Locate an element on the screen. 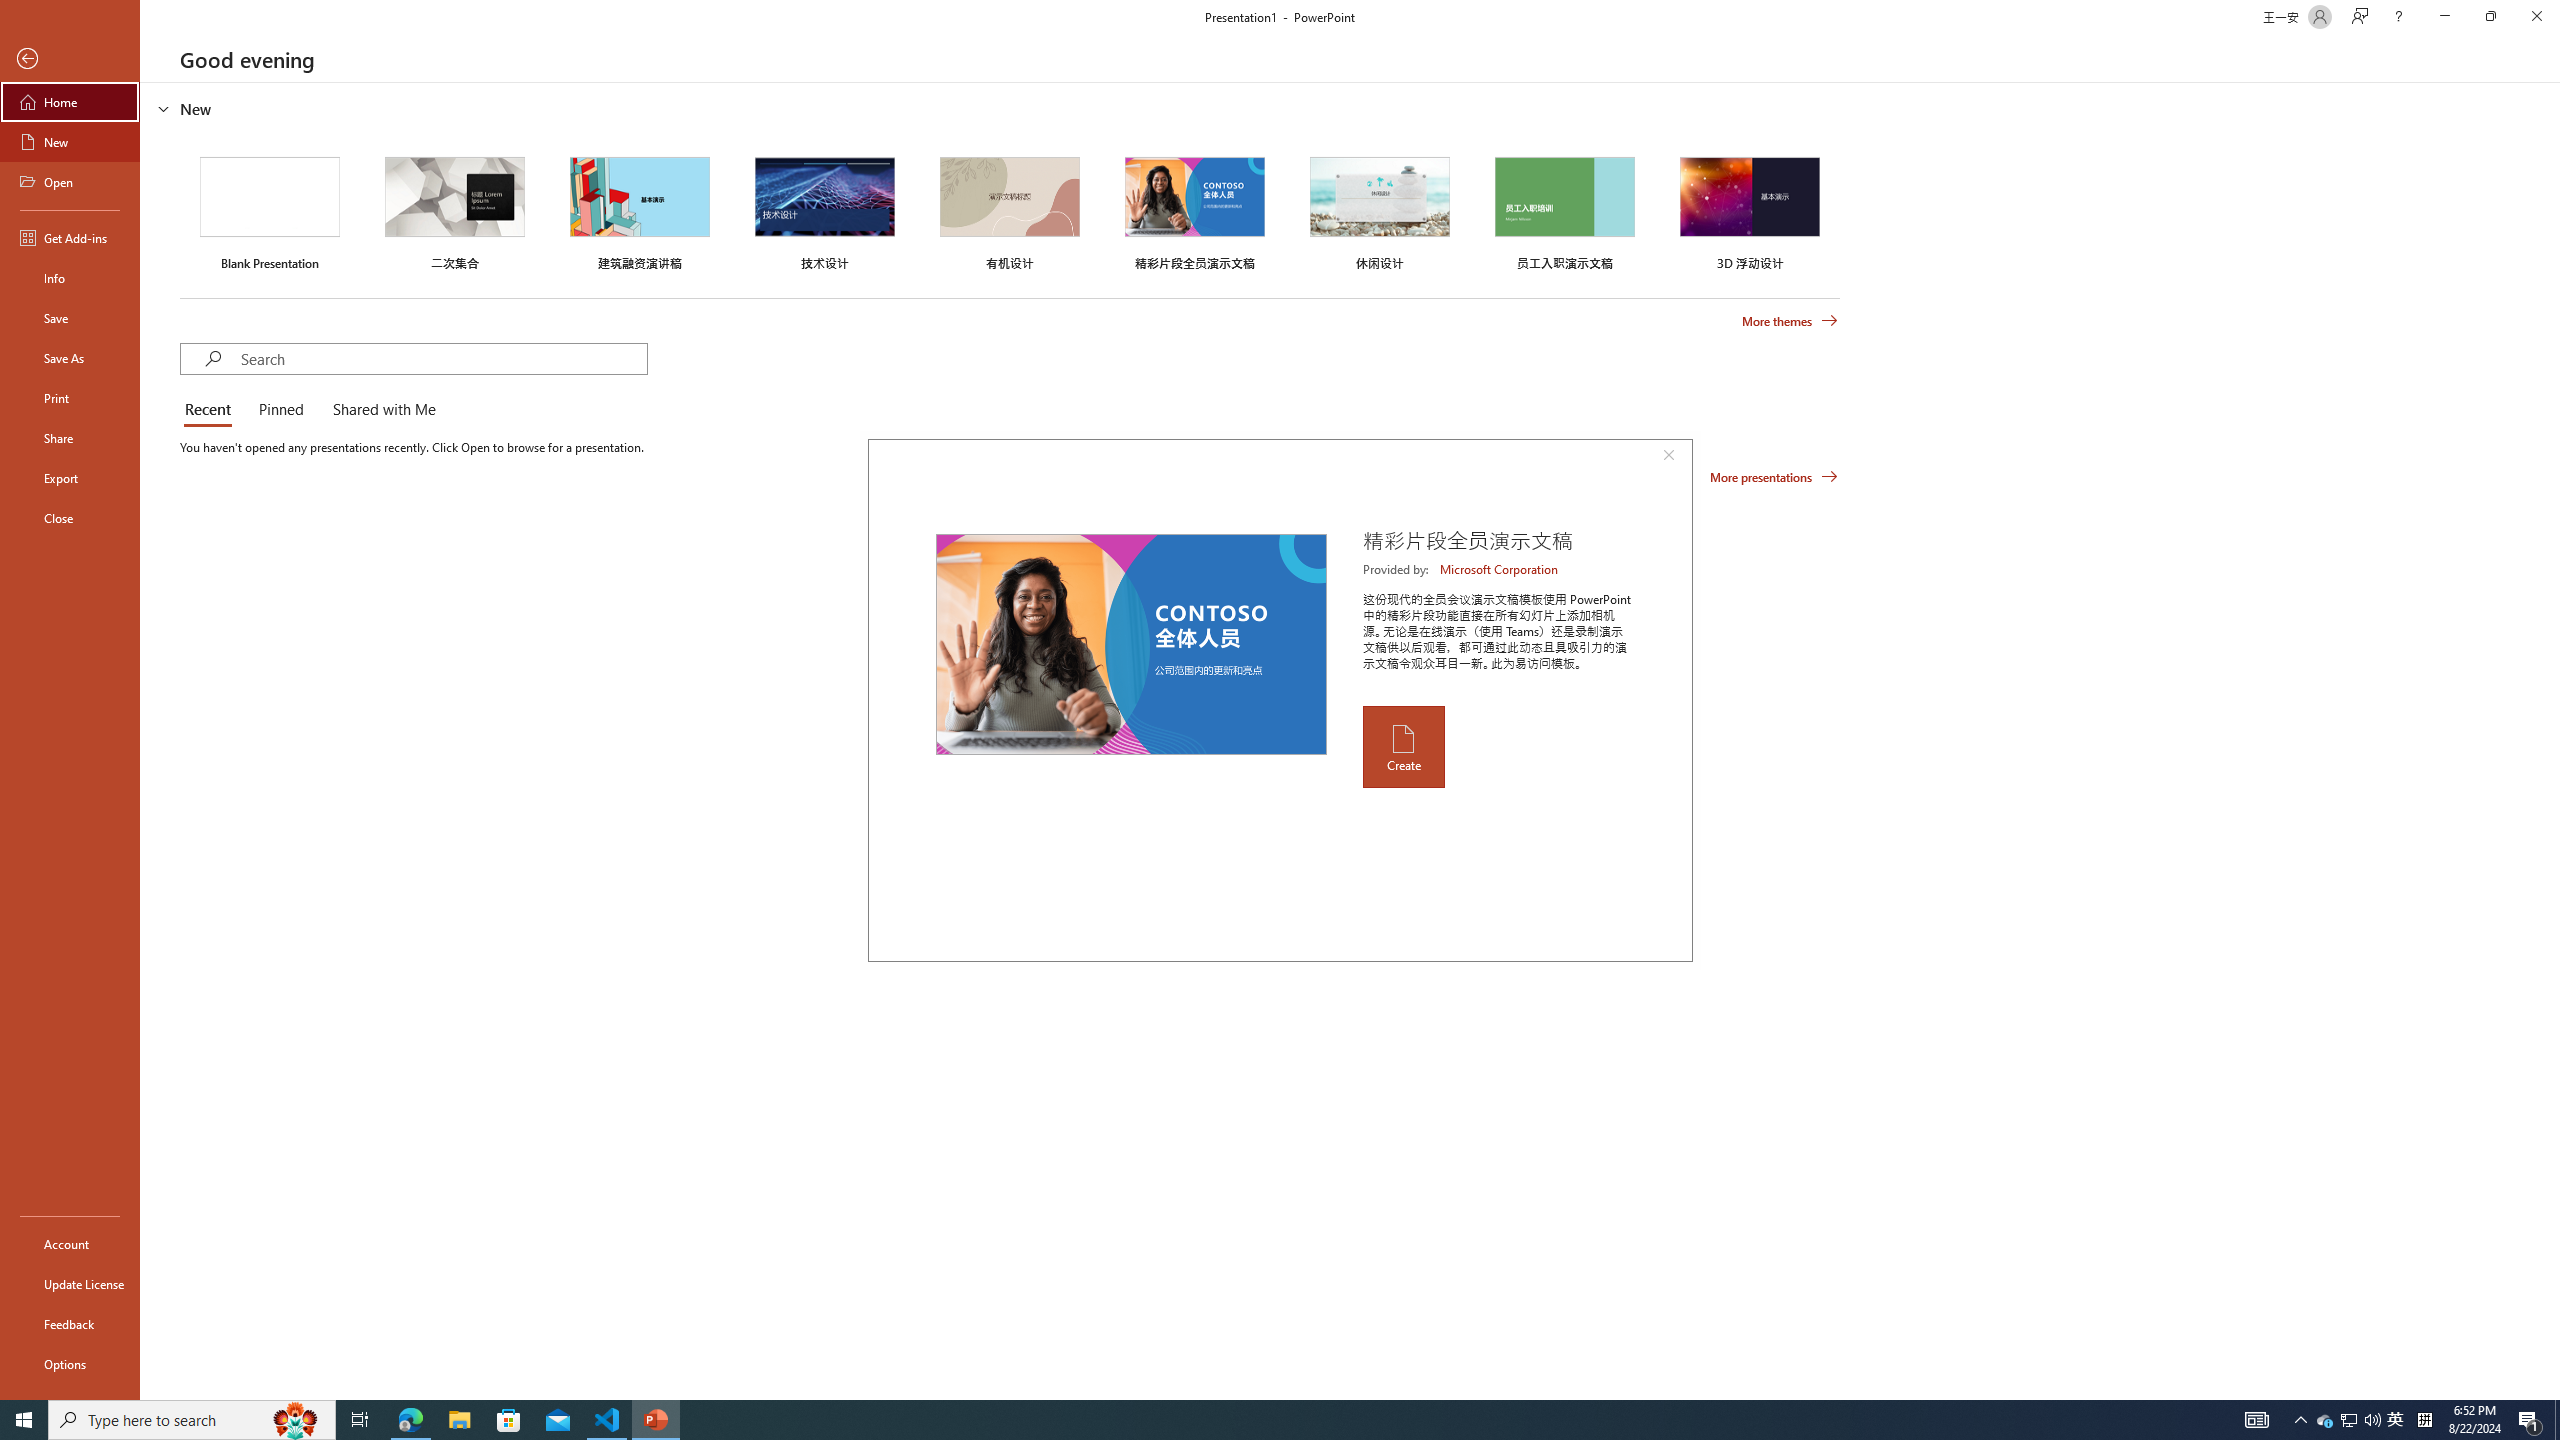  'Get Add-ins' is located at coordinates (69, 237).